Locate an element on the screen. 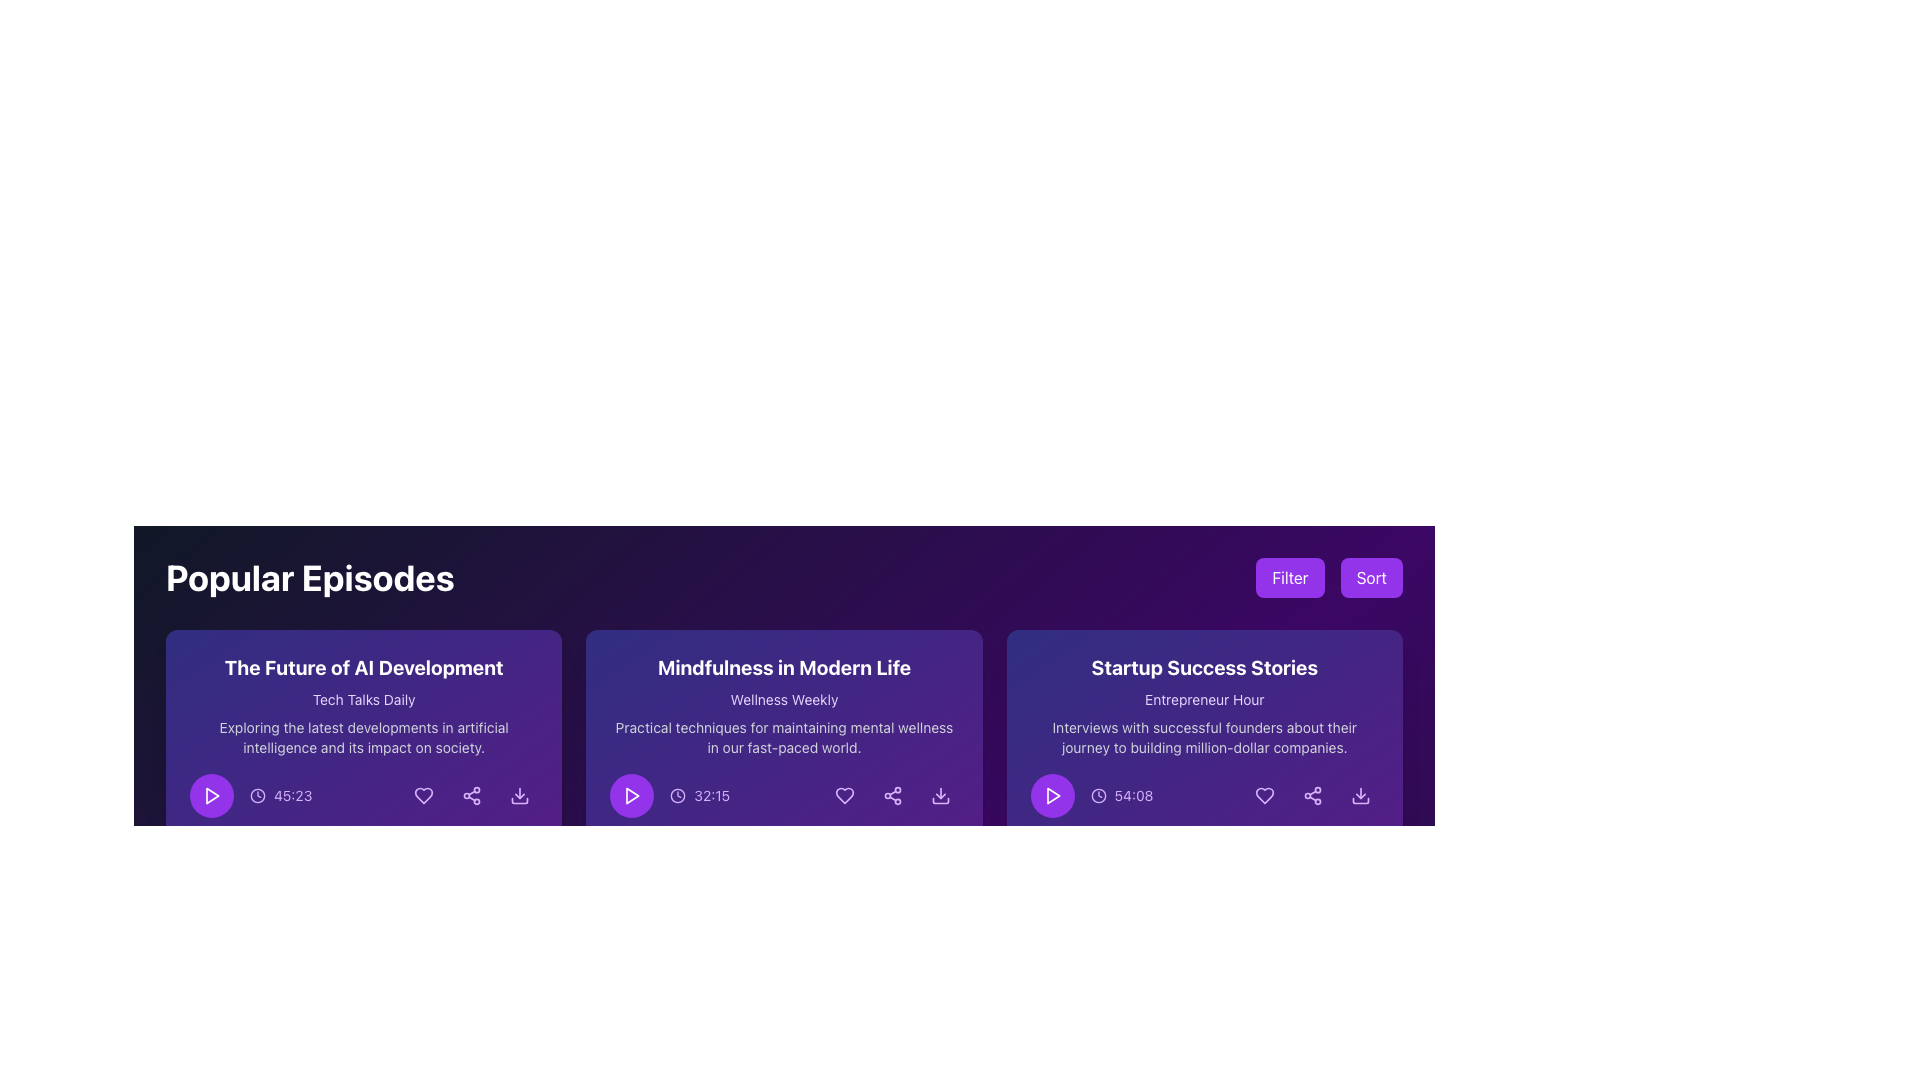 The height and width of the screenshot is (1080, 1920). the triangular-shaped play icon button, which is surrounded by a prominent purple circular button, located in the bottom-left corner of the episode card titled 'The Future of AI Development.' is located at coordinates (211, 794).